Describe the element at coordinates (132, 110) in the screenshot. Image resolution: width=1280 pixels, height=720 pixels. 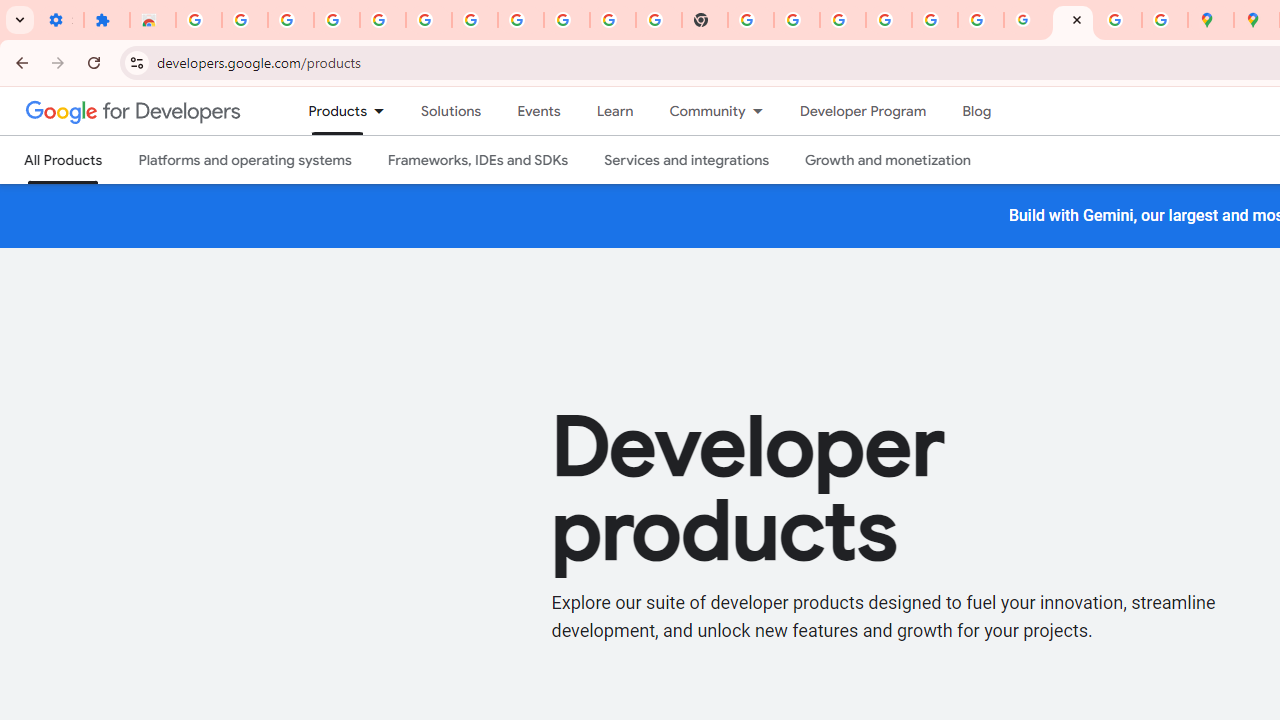
I see `'Google for Developers'` at that location.